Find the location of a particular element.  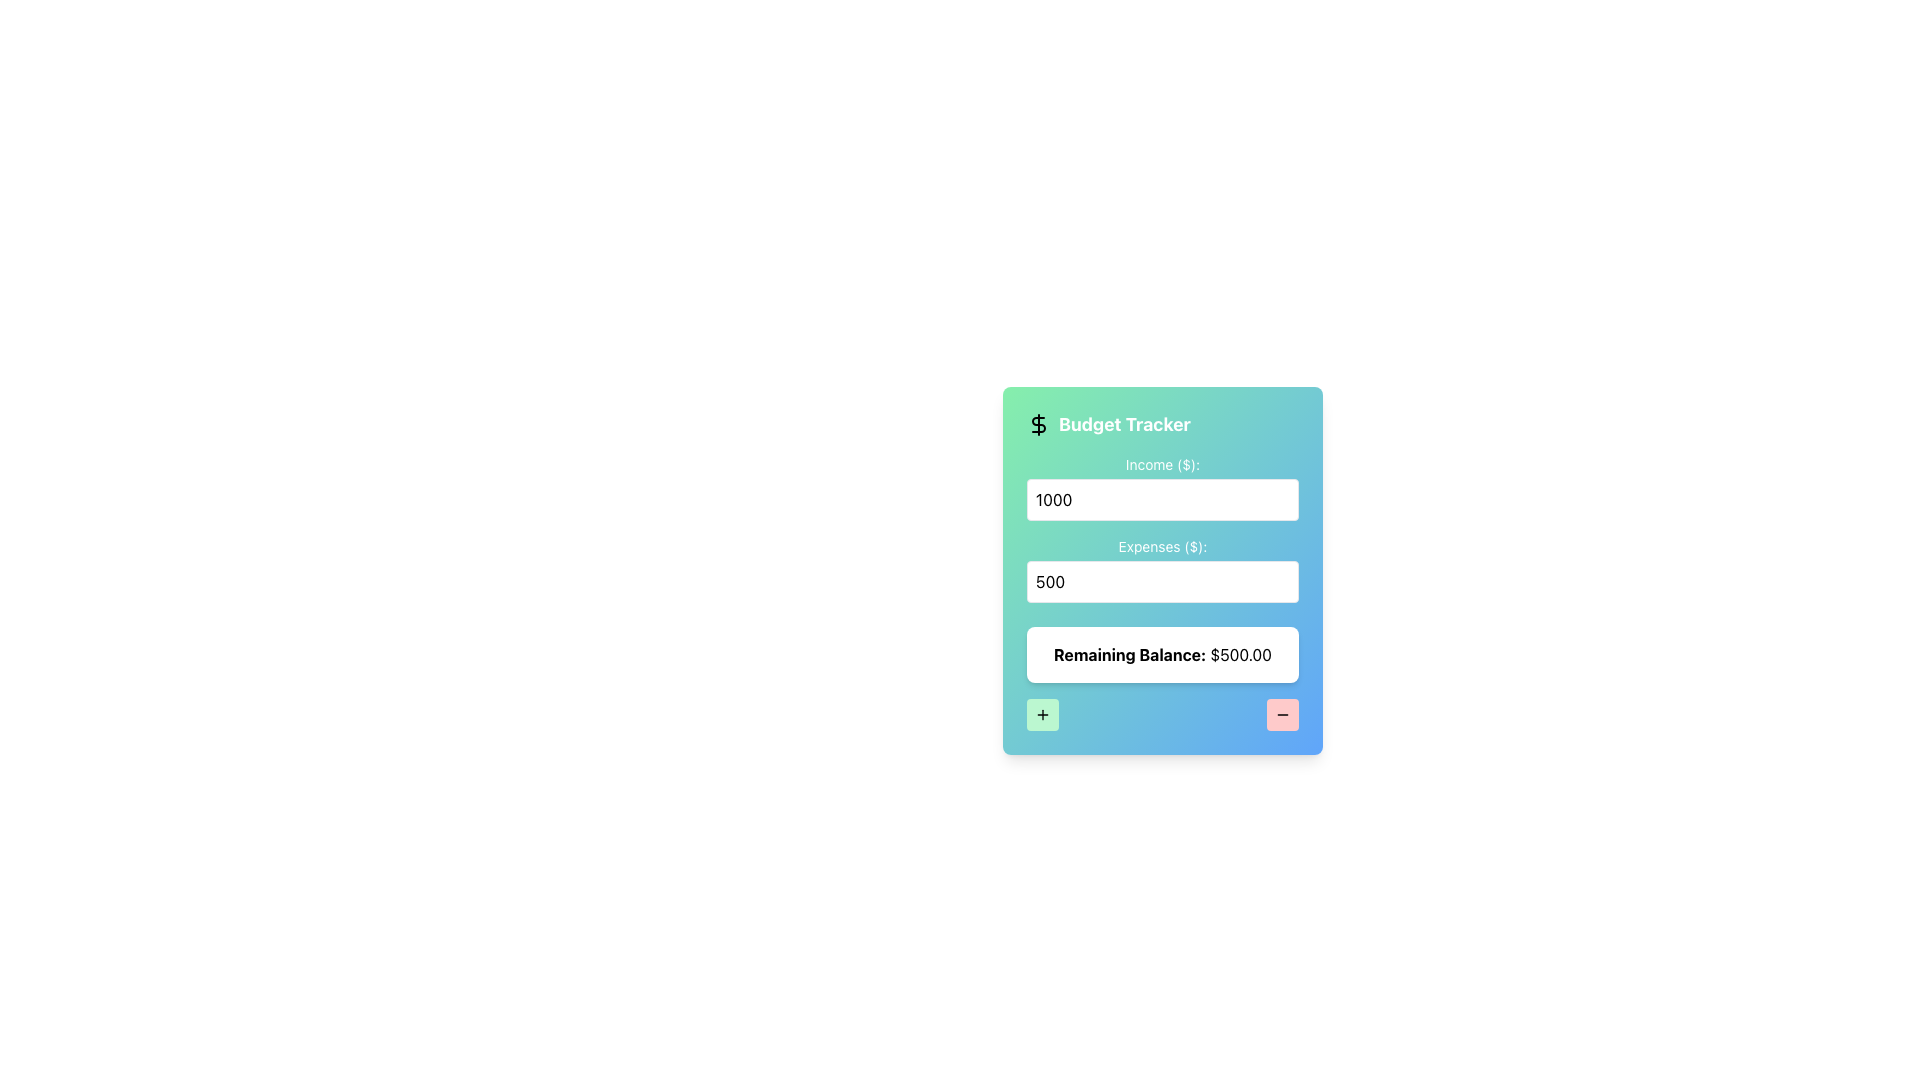

the header element styled with bold white text reading 'Budget Tracker' and accompanied by a dollar sign icon, located at the top of a card-like layout is located at coordinates (1162, 423).